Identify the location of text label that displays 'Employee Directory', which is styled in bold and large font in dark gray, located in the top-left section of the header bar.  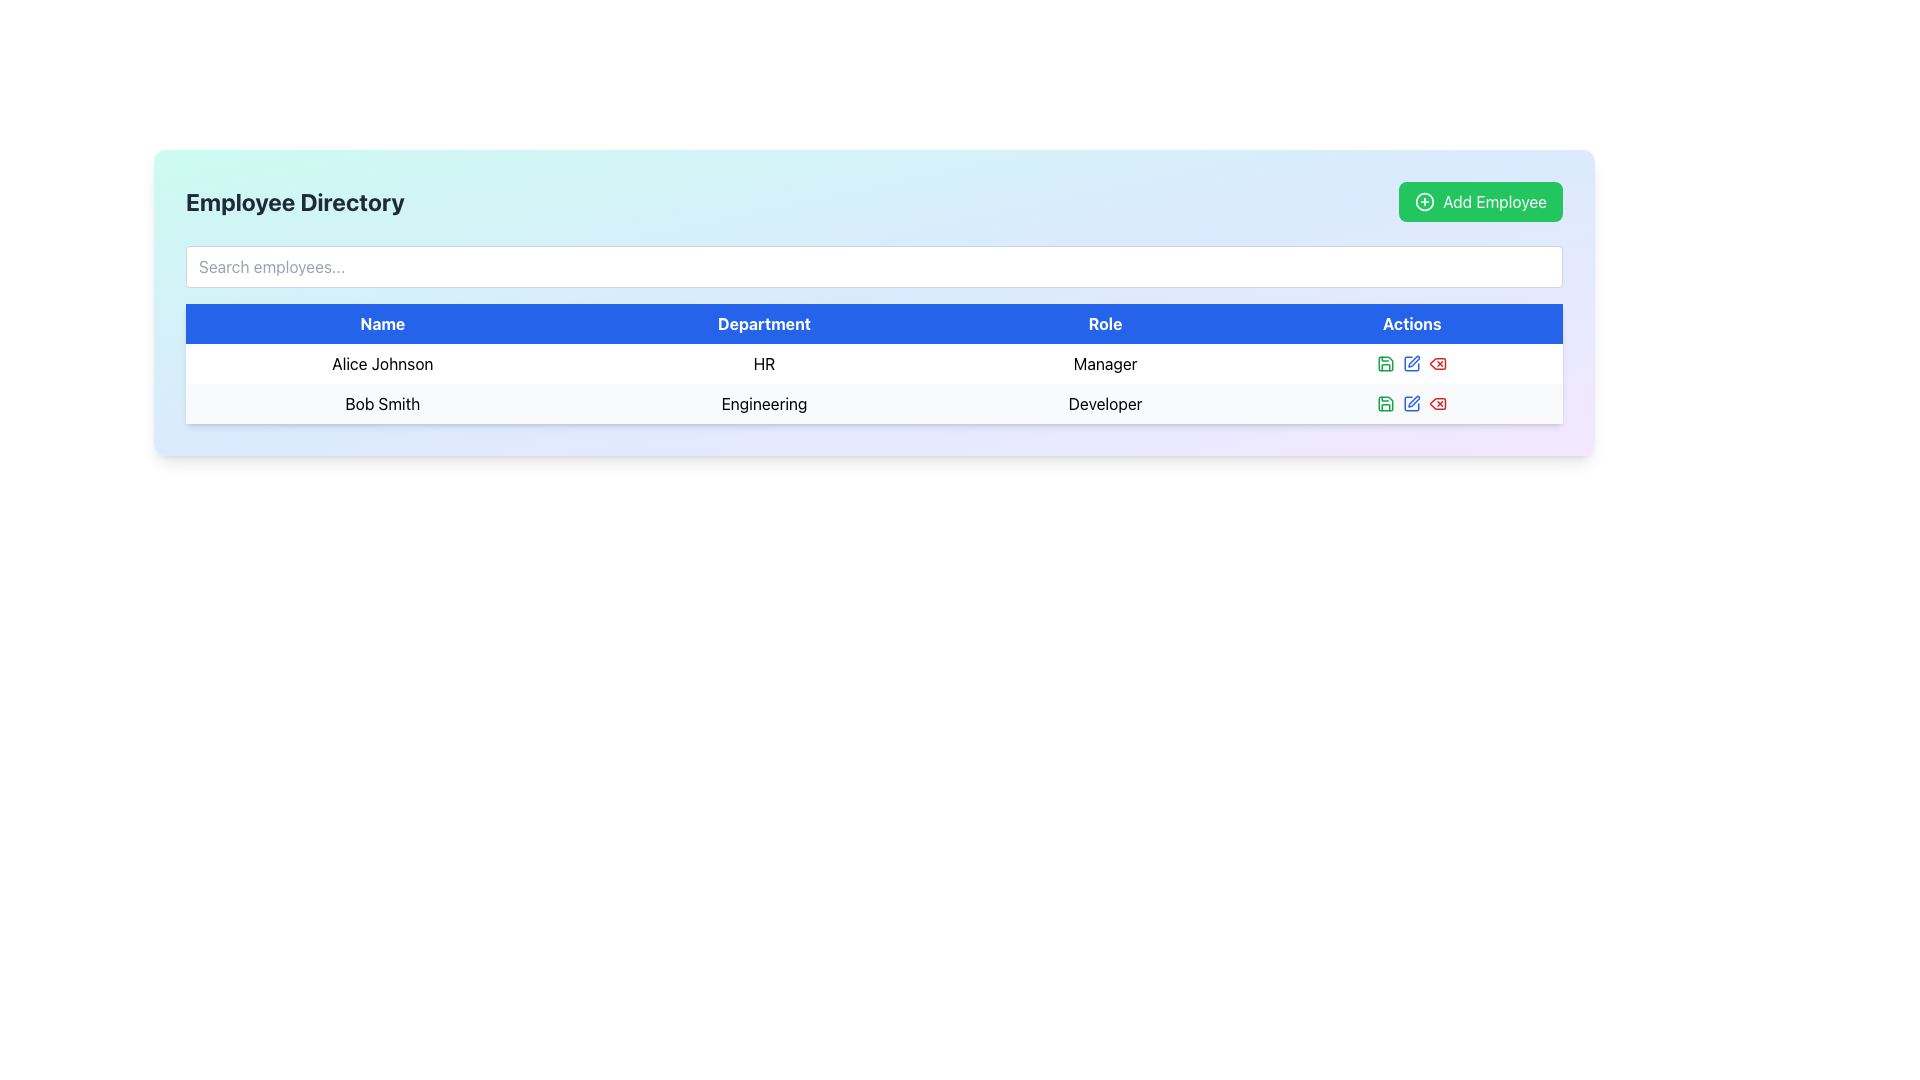
(294, 201).